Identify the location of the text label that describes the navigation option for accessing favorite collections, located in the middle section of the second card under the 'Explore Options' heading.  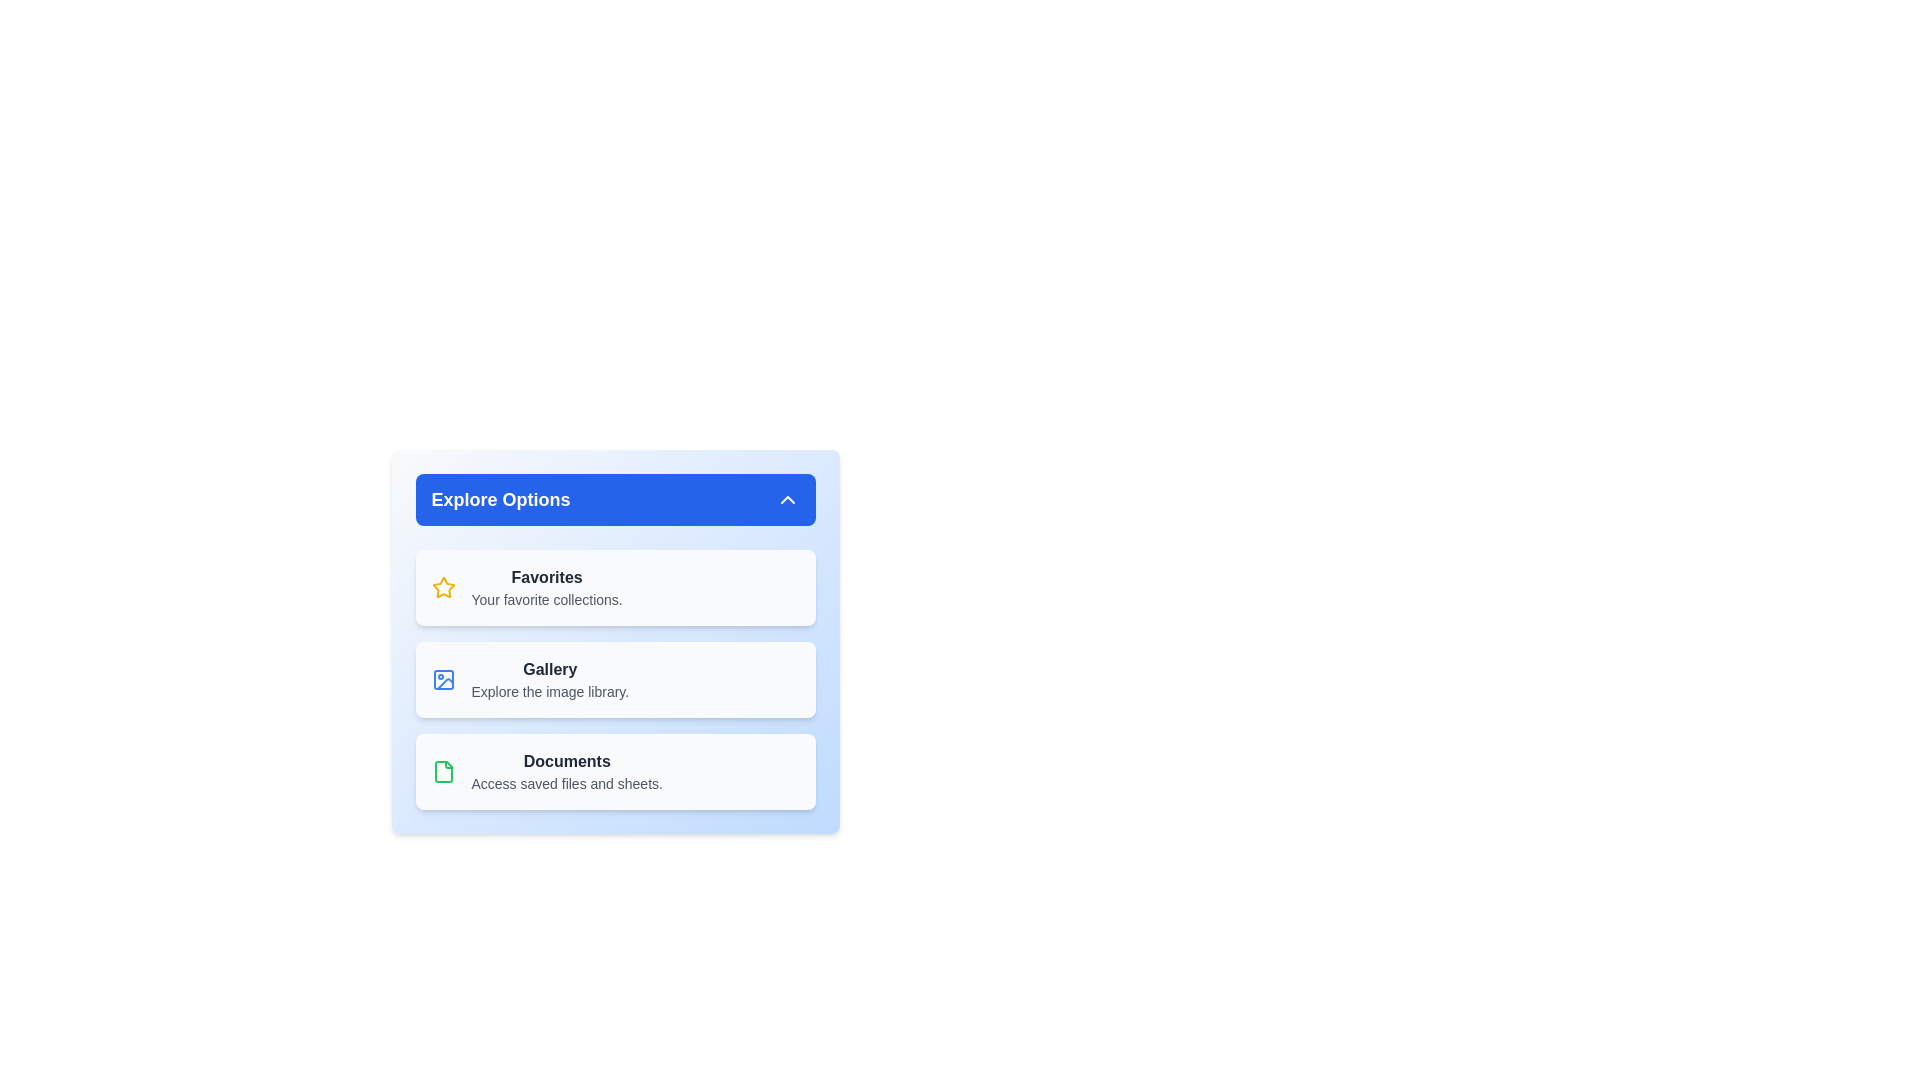
(547, 586).